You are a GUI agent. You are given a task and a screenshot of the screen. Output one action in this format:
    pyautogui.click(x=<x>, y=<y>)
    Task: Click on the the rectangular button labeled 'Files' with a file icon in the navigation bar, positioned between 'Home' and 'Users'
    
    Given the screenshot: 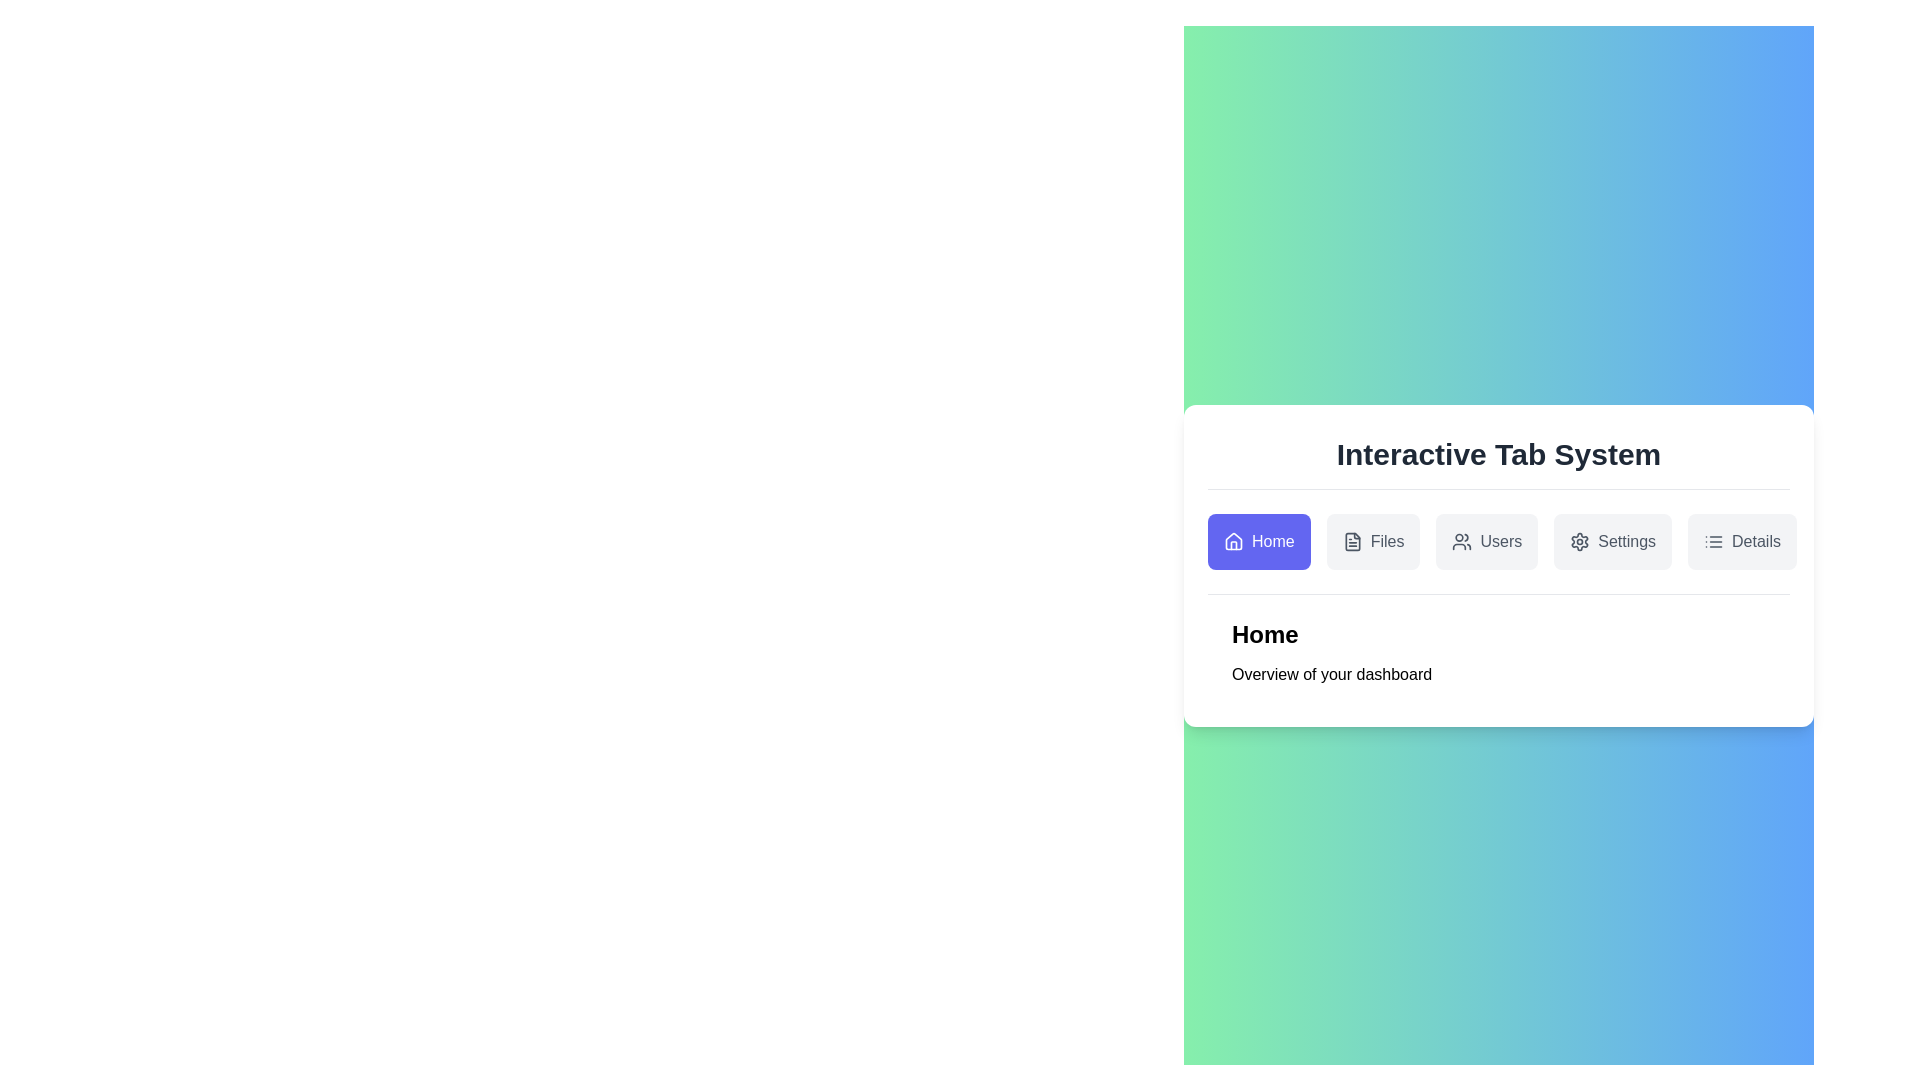 What is the action you would take?
    pyautogui.click(x=1372, y=542)
    